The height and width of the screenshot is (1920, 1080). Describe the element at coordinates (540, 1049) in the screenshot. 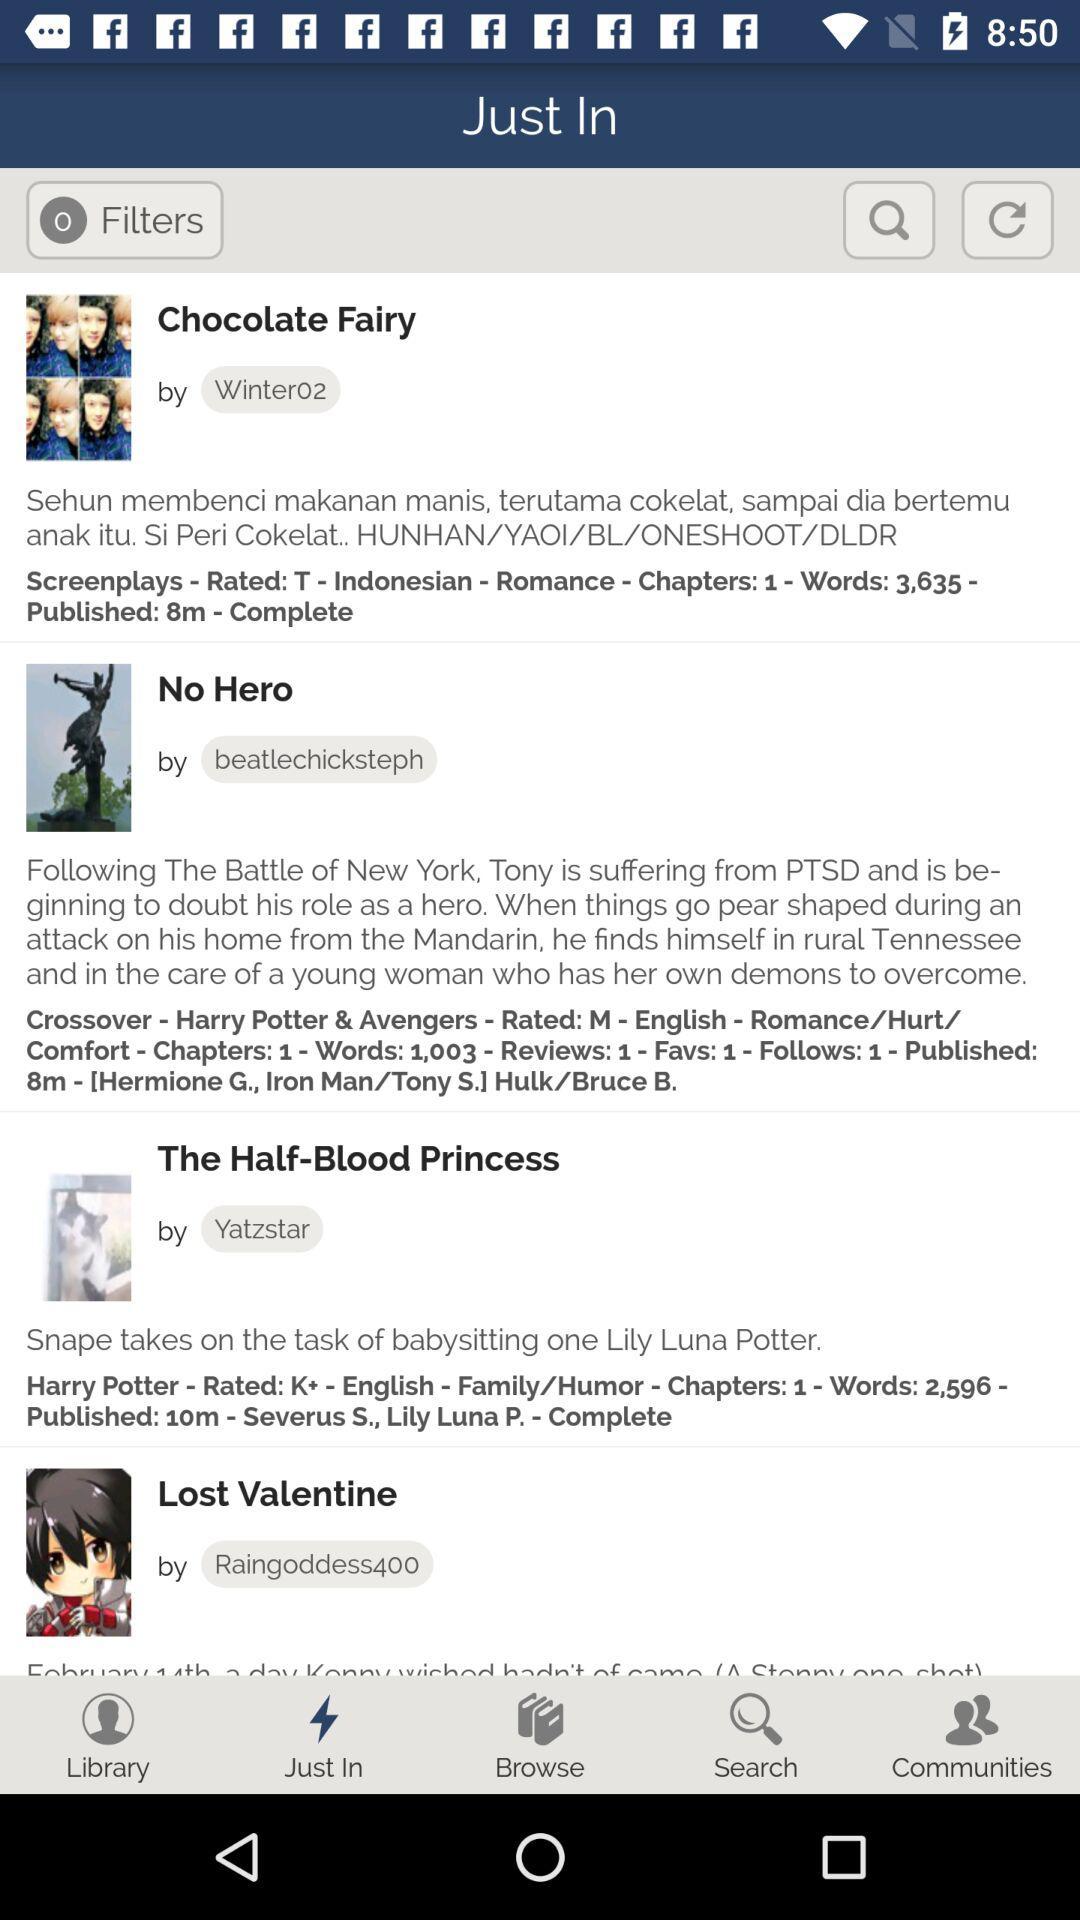

I see `crossover harry potter icon` at that location.